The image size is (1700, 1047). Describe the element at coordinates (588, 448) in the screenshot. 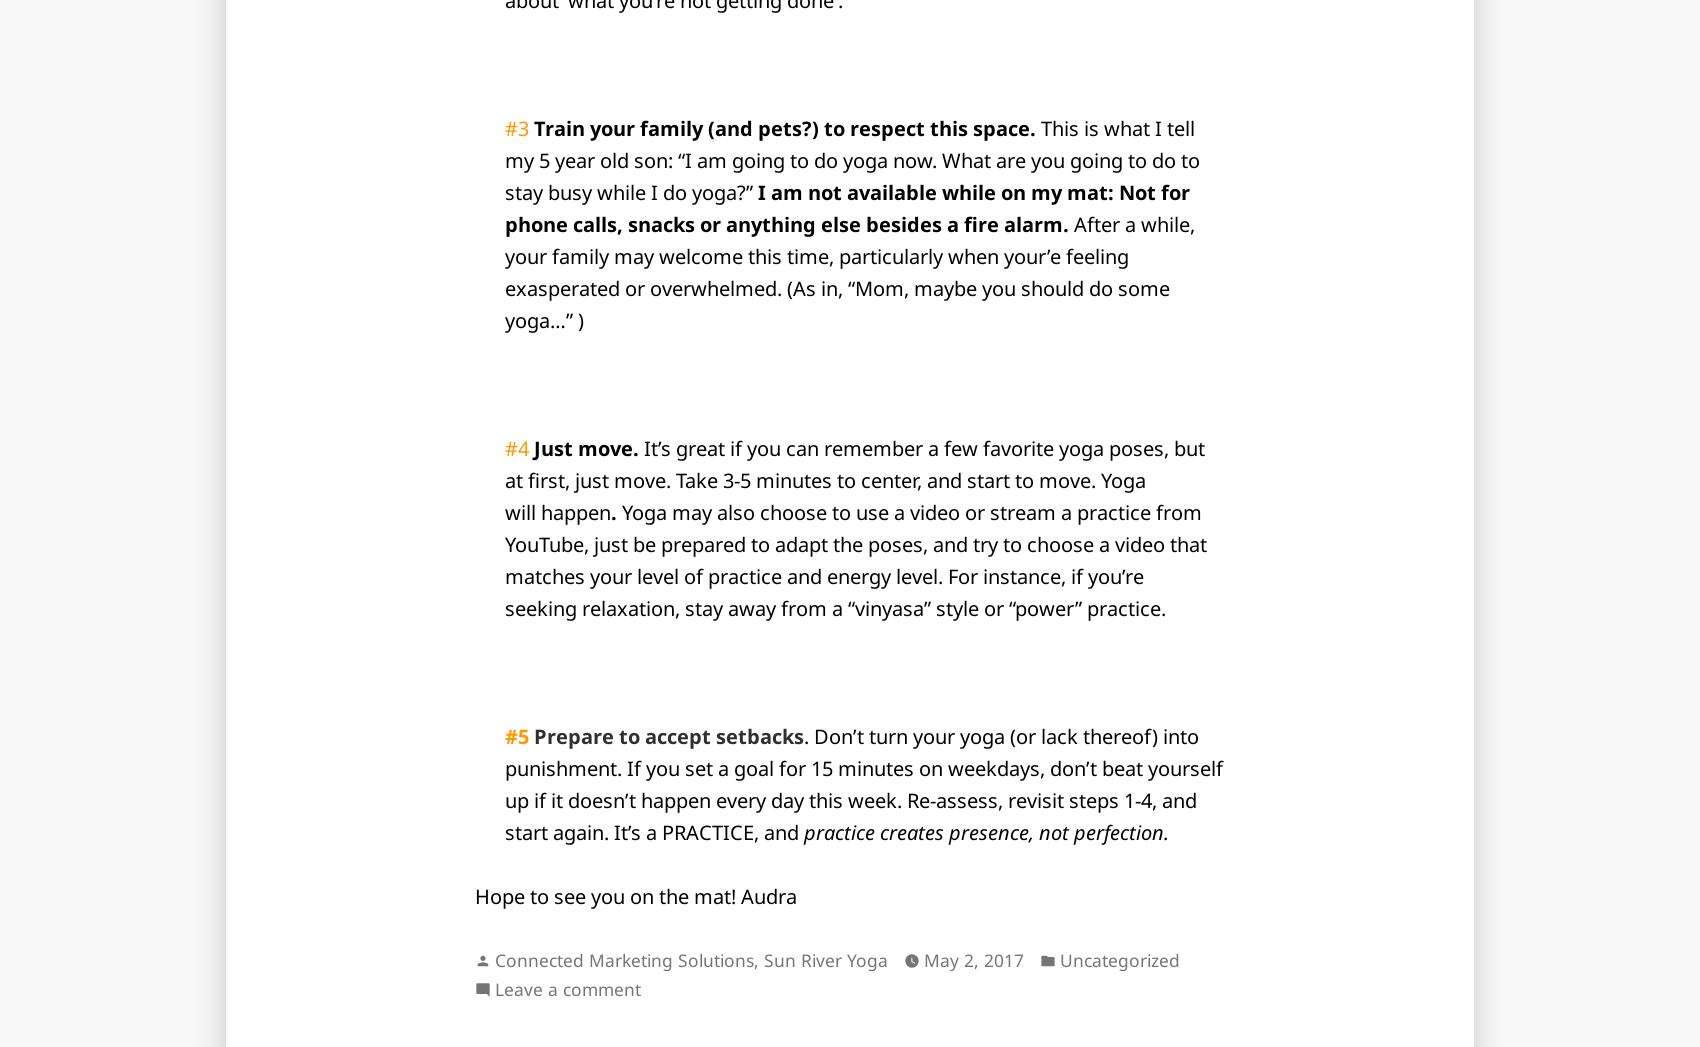

I see `'Just move.'` at that location.